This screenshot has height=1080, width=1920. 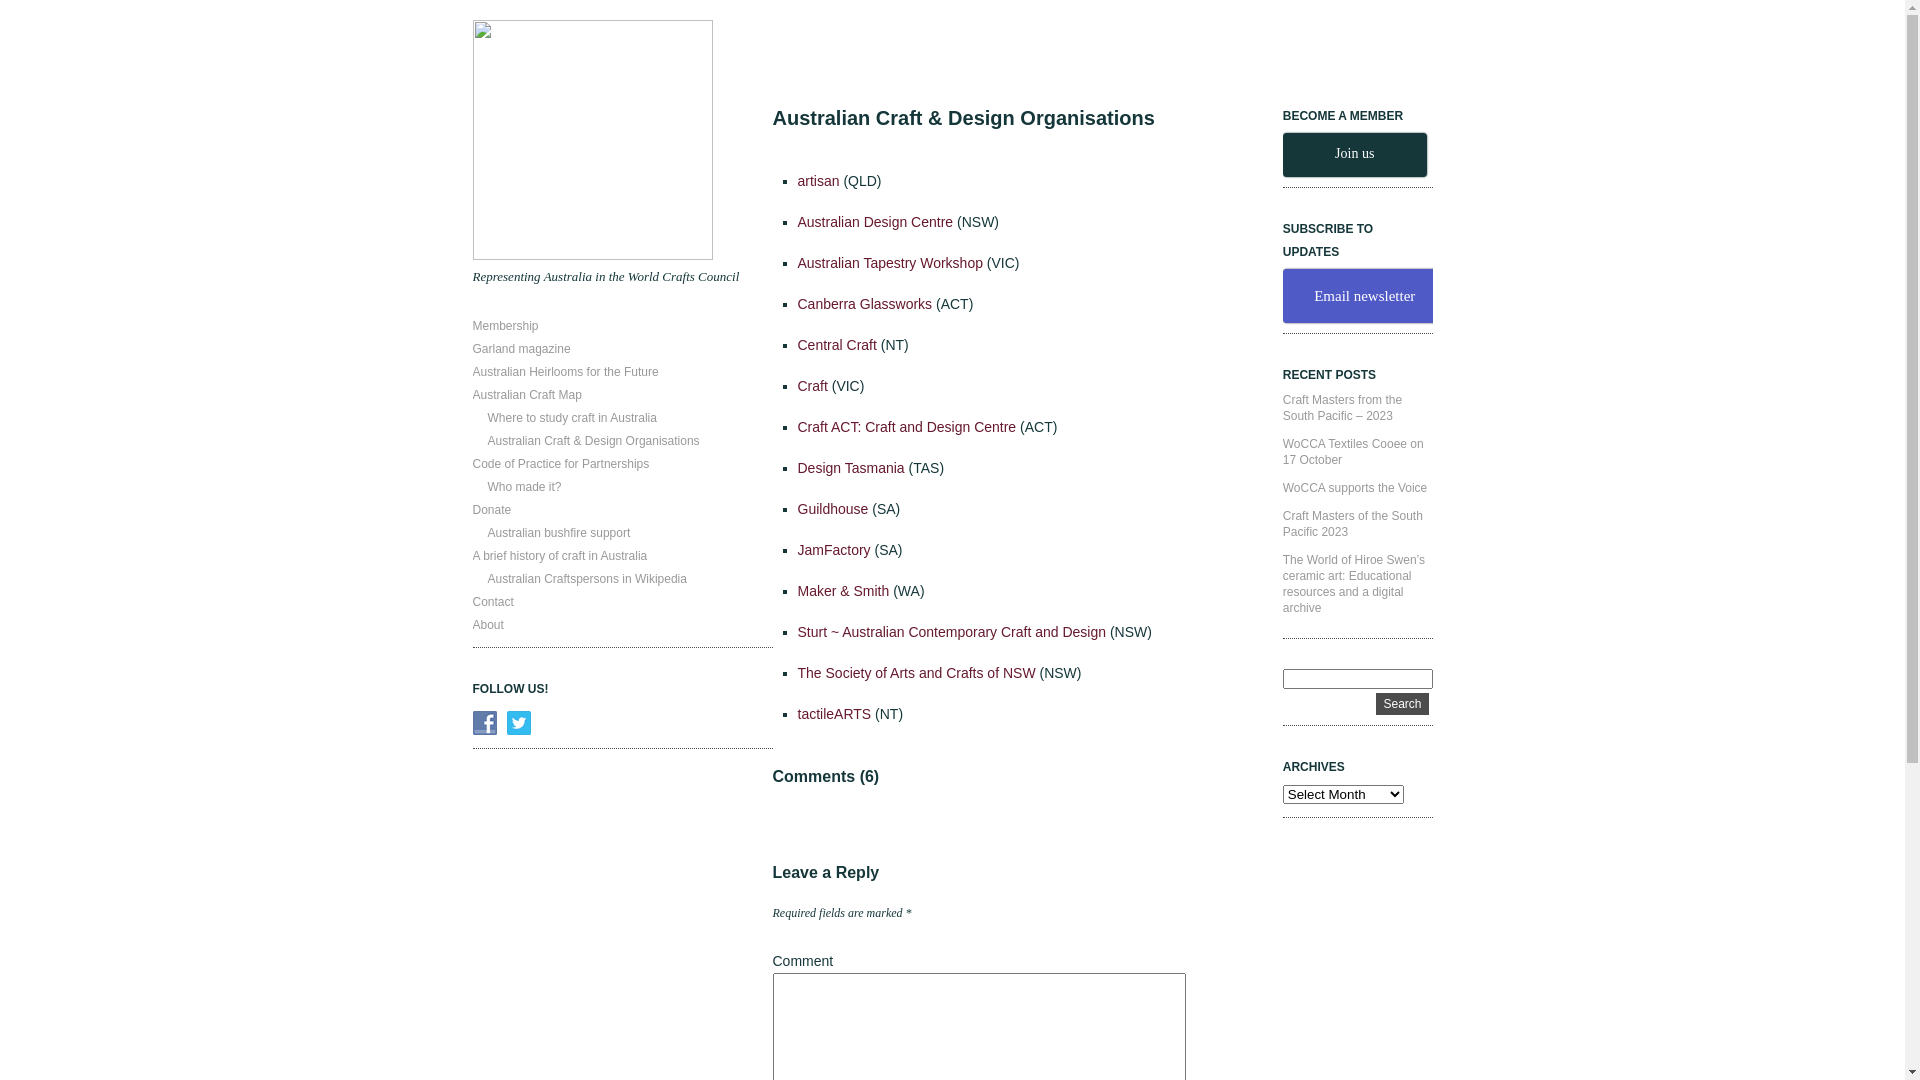 I want to click on 'Garland magazine', so click(x=521, y=347).